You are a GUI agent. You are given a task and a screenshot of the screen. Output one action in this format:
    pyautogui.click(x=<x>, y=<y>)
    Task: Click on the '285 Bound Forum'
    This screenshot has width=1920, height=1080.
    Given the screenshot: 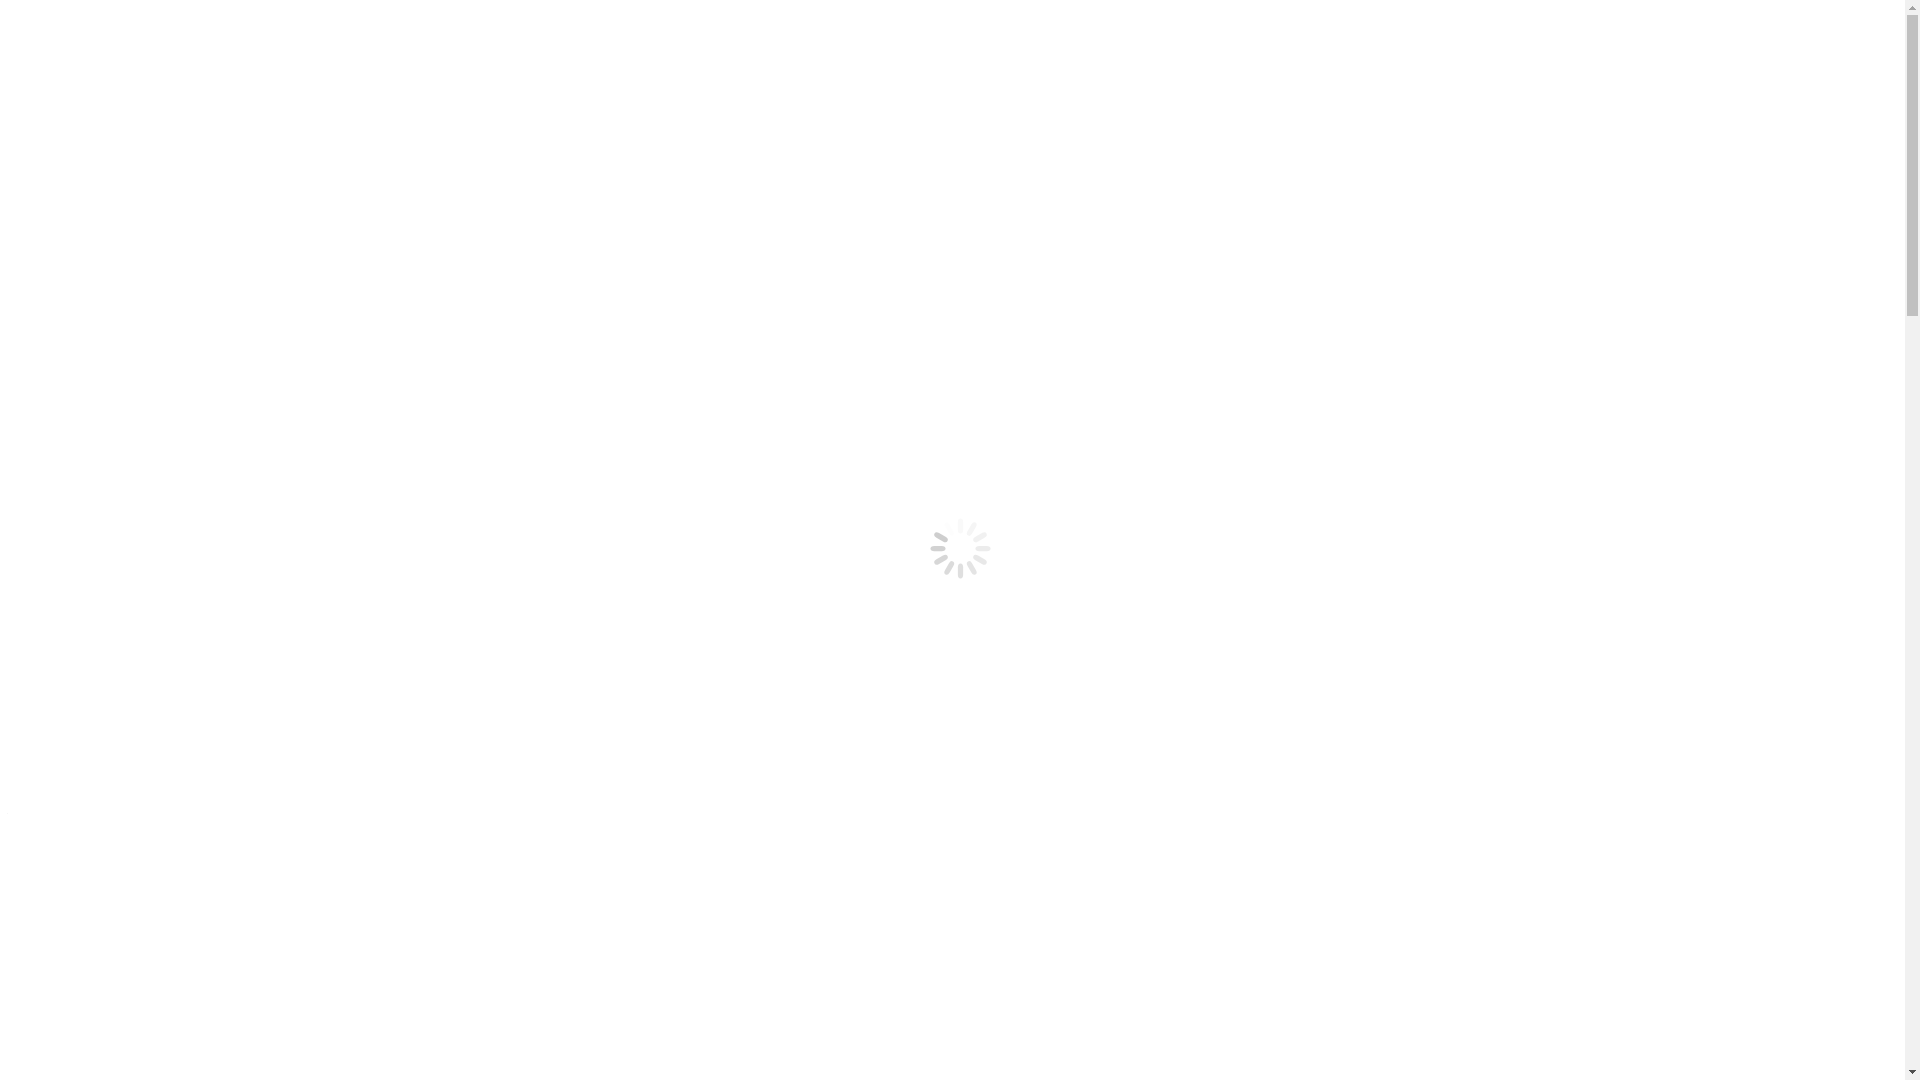 What is the action you would take?
    pyautogui.click(x=48, y=272)
    